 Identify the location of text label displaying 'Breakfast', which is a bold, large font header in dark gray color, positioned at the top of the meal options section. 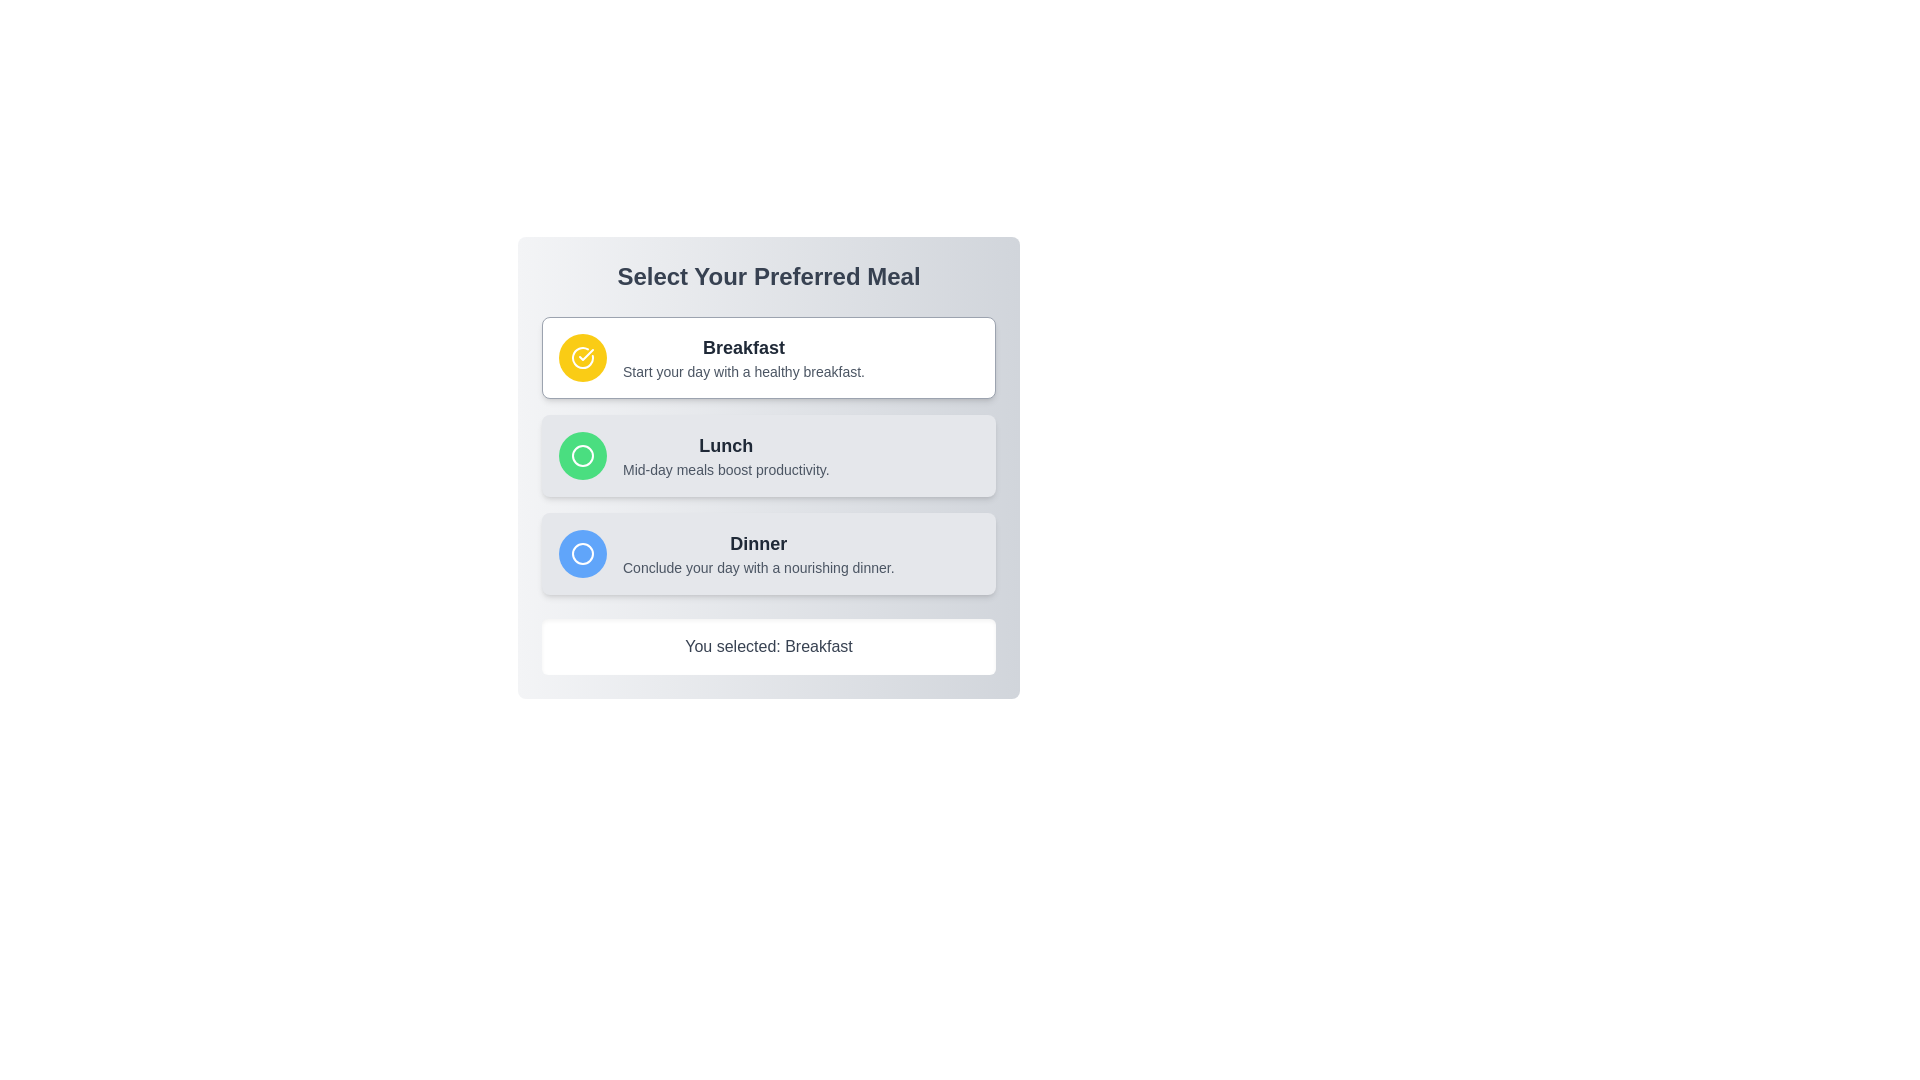
(743, 346).